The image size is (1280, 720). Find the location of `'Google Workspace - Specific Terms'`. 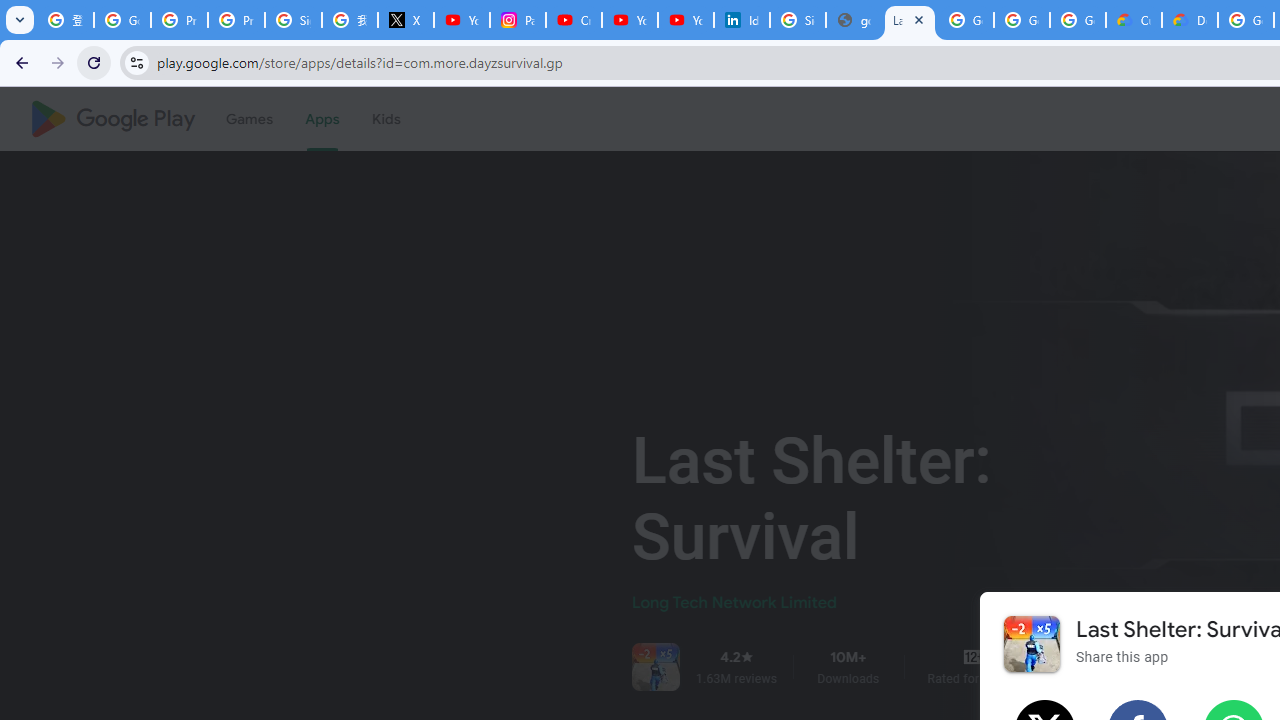

'Google Workspace - Specific Terms' is located at coordinates (1076, 20).